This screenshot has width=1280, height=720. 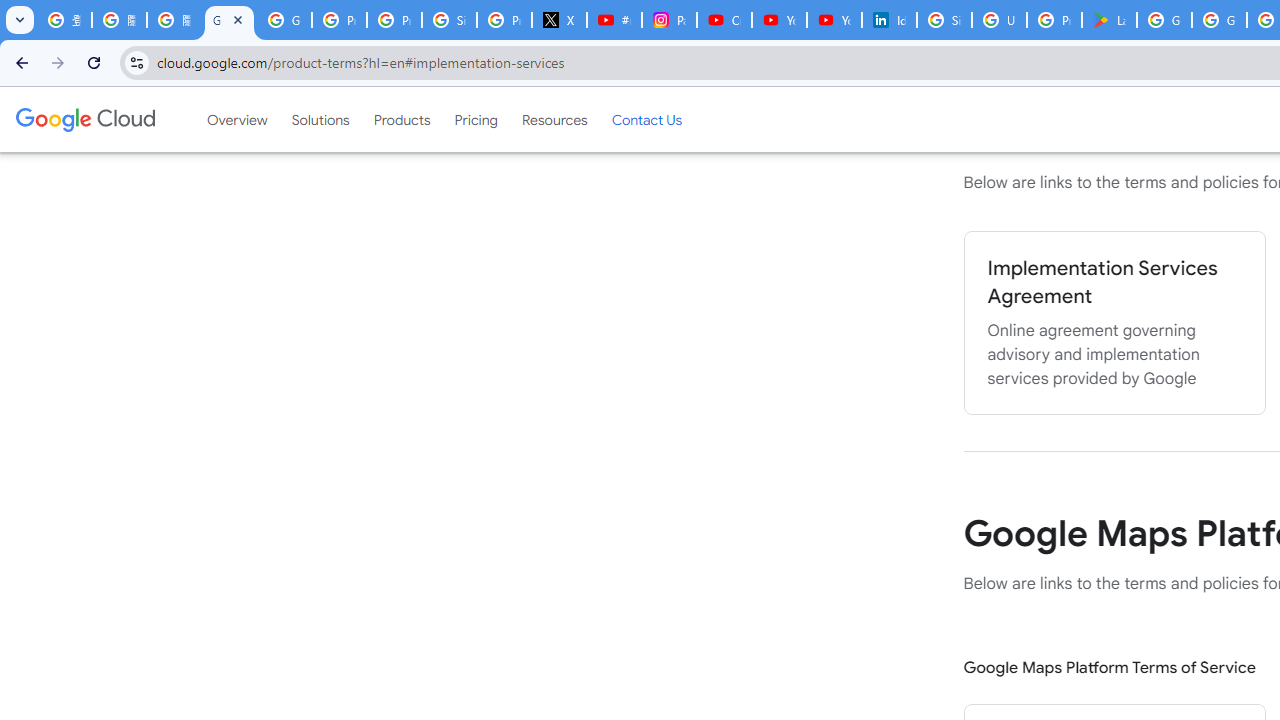 What do you see at coordinates (400, 119) in the screenshot?
I see `'Products'` at bounding box center [400, 119].